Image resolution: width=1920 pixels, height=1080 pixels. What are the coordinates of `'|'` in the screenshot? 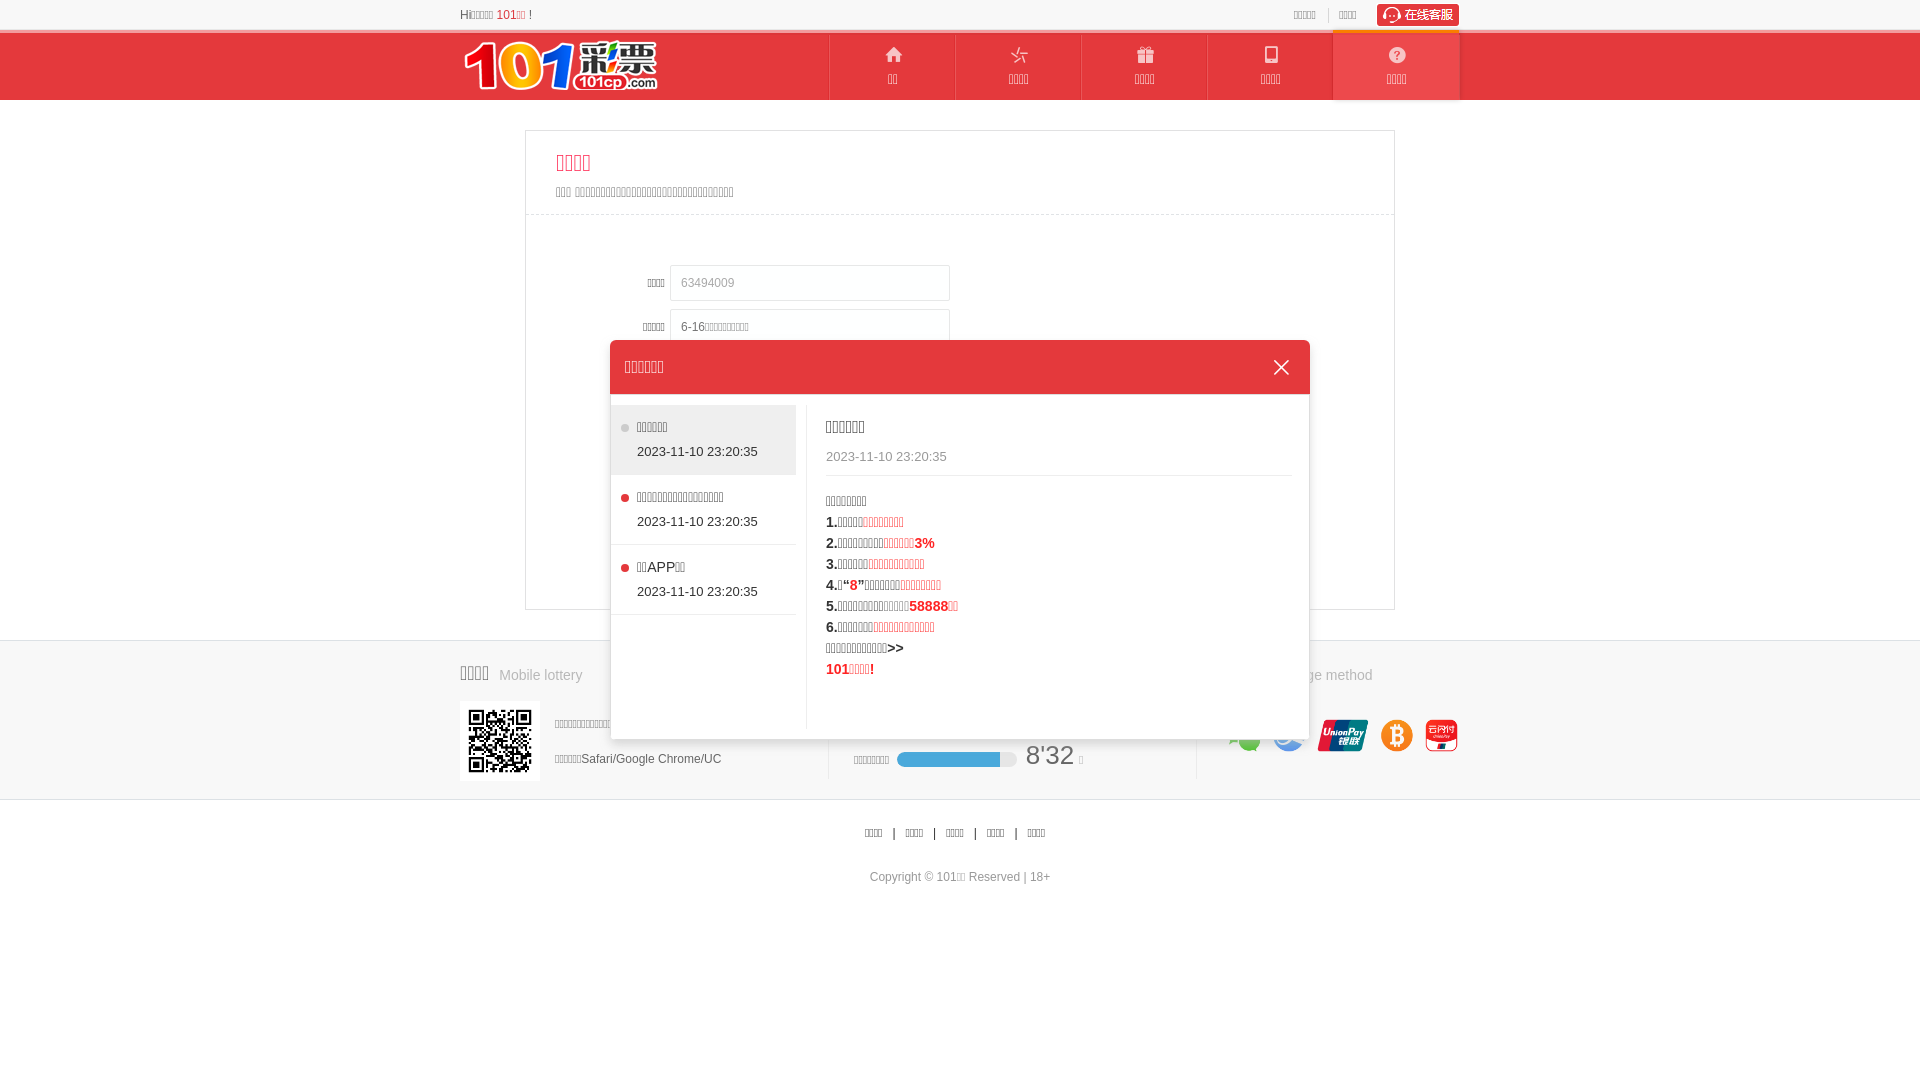 It's located at (891, 833).